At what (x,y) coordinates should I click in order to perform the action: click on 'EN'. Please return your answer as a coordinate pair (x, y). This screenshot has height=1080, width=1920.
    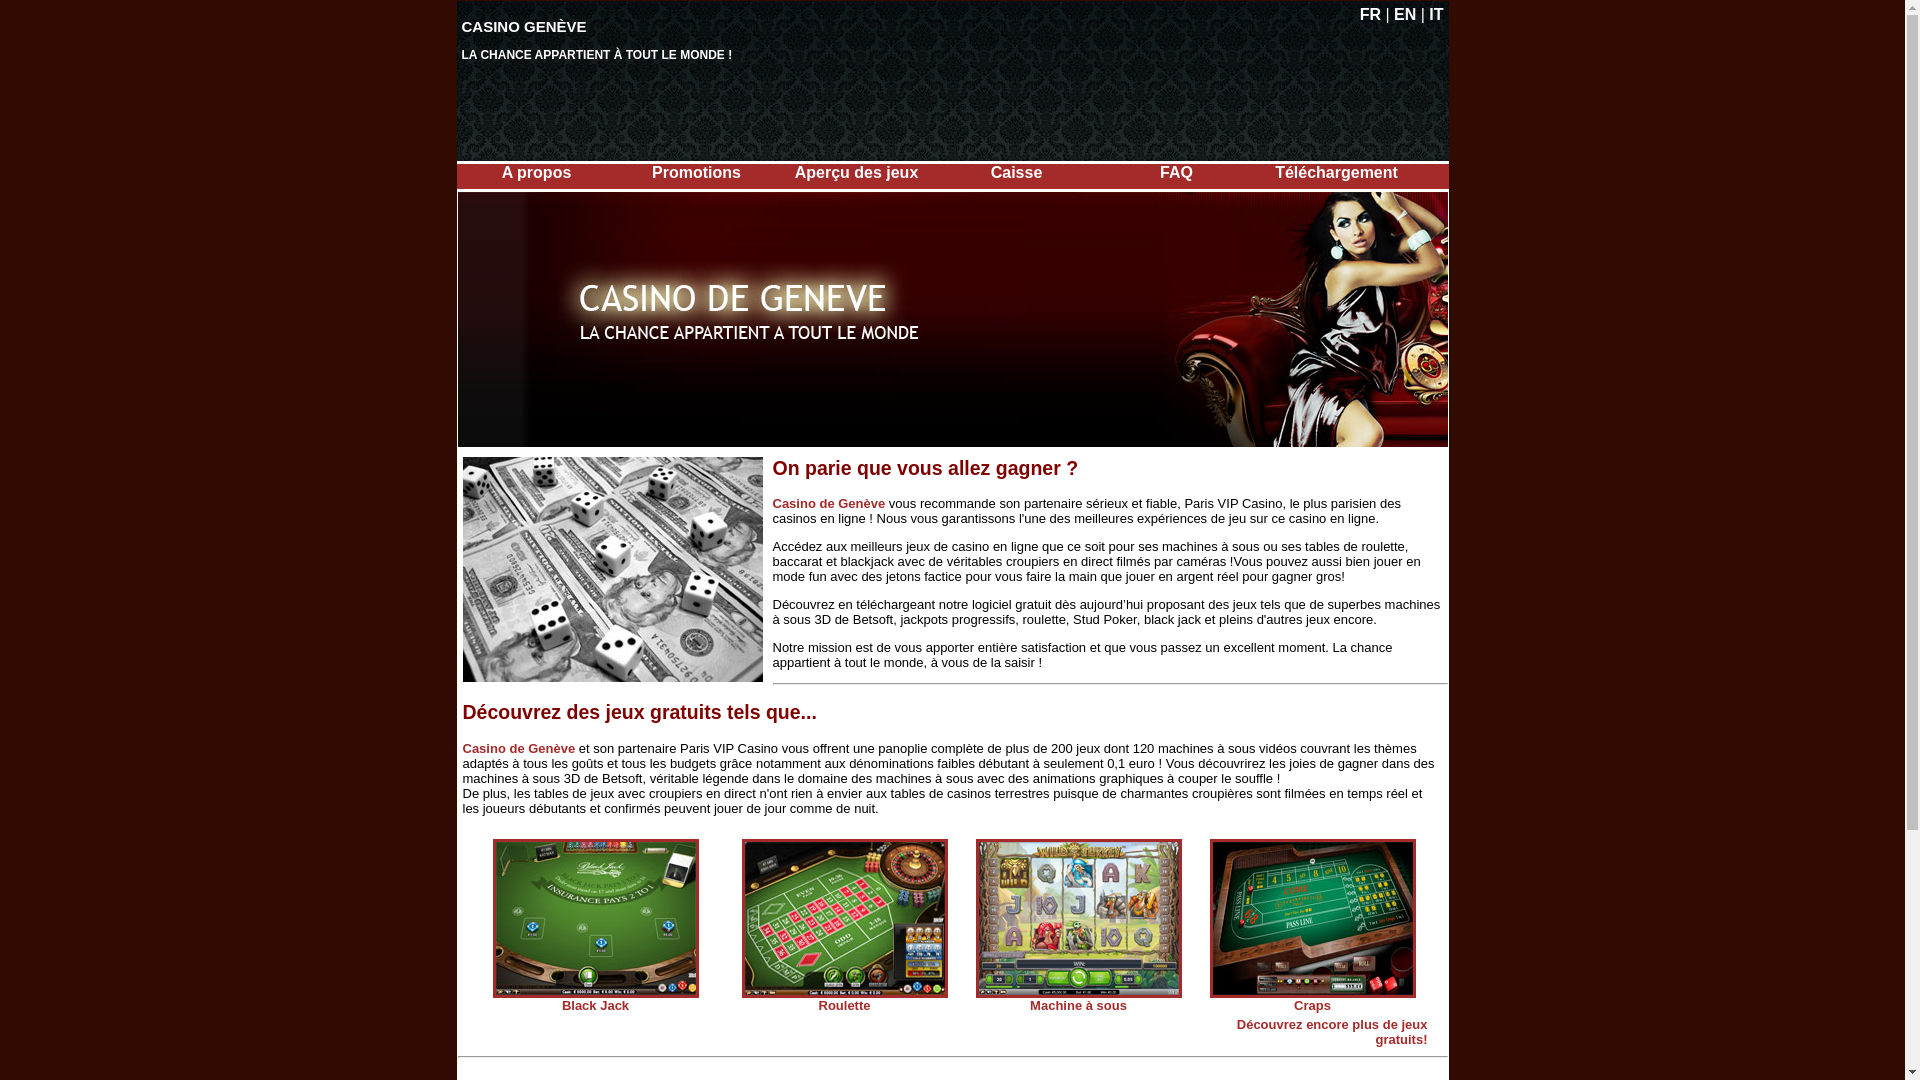
    Looking at the image, I should click on (1404, 14).